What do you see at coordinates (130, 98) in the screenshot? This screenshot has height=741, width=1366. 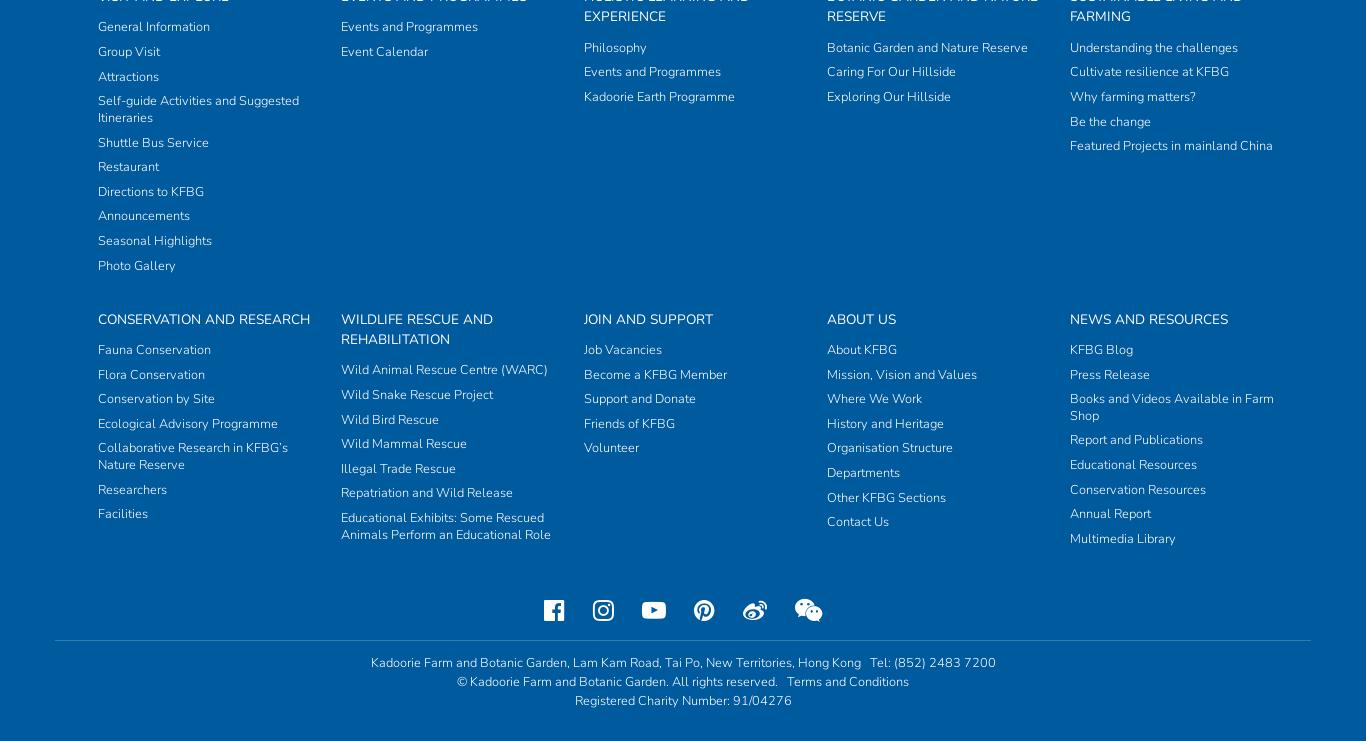 I see `'Researchers'` at bounding box center [130, 98].